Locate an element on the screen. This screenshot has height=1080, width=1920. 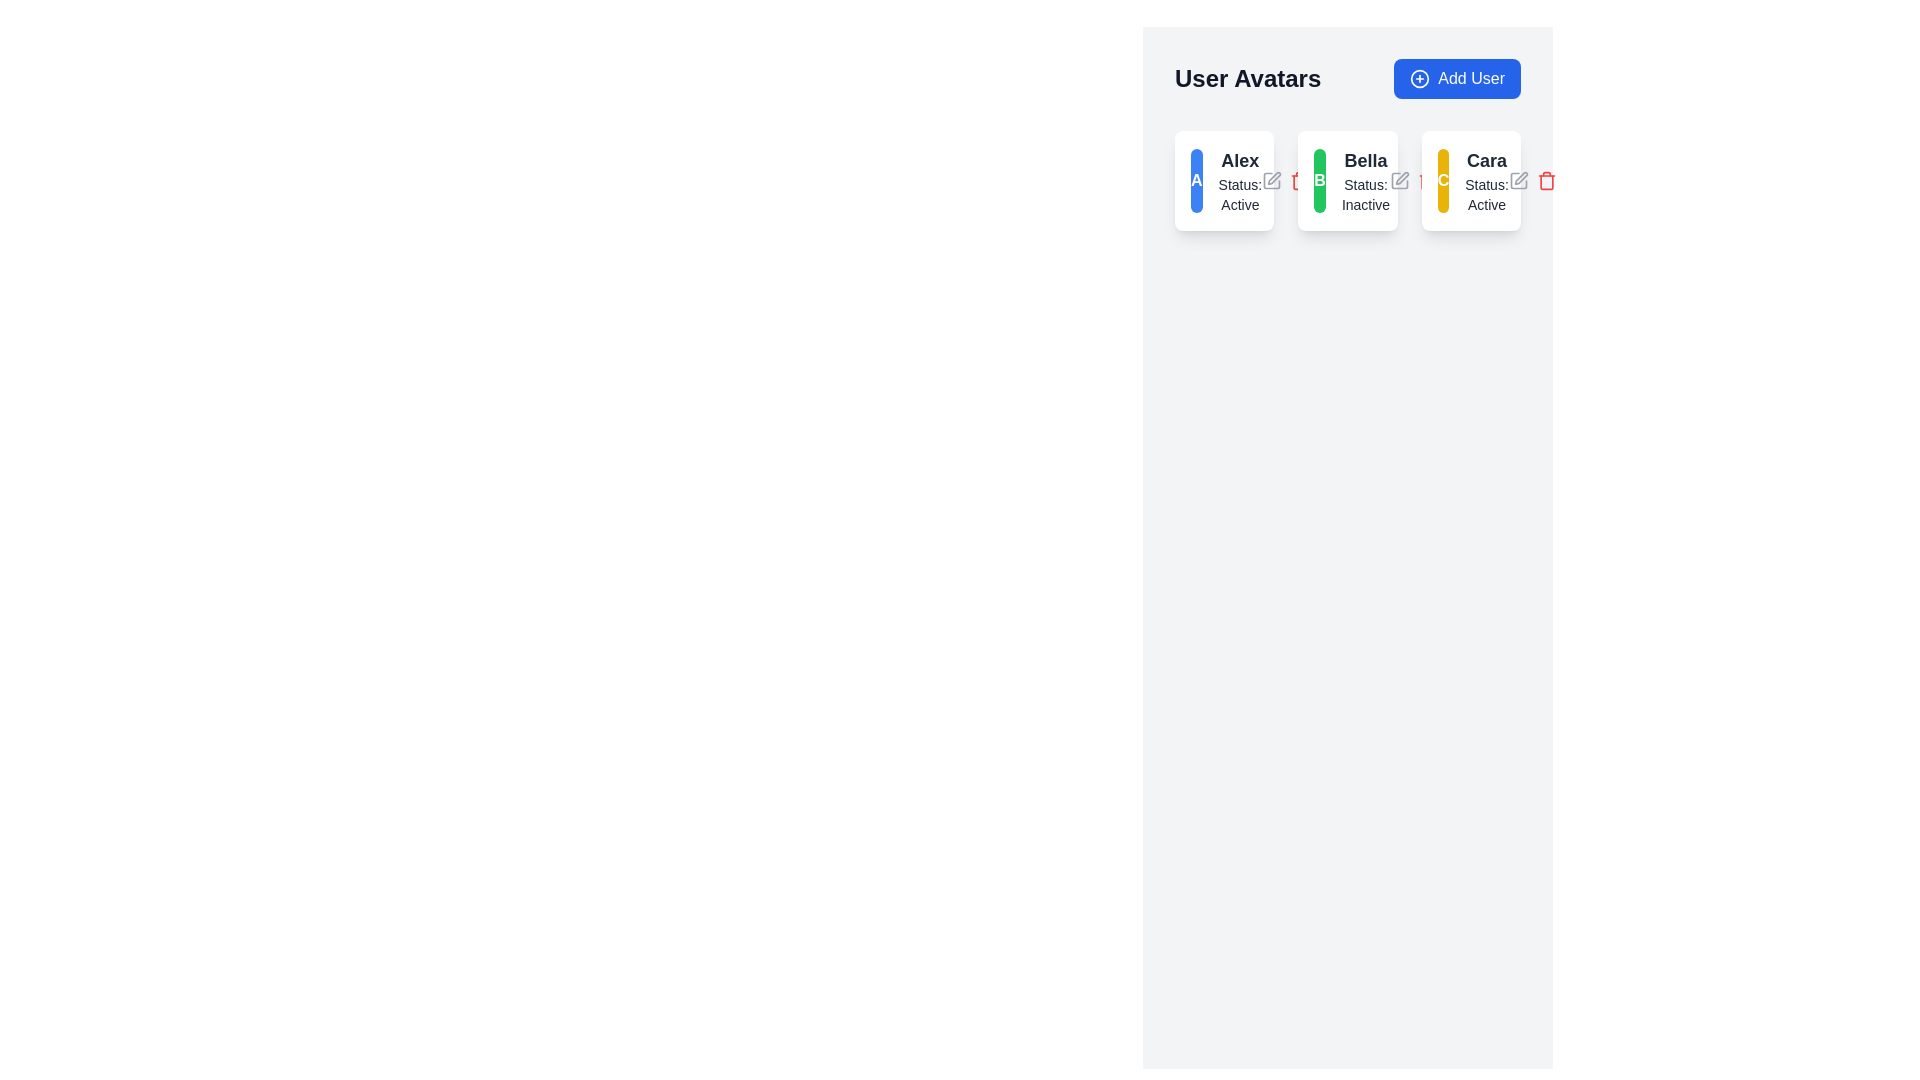
the left-most part of the edit icon represented by a pencil shape located in the user avatars section next to the user card labeled 'Cara' is located at coordinates (1518, 181).